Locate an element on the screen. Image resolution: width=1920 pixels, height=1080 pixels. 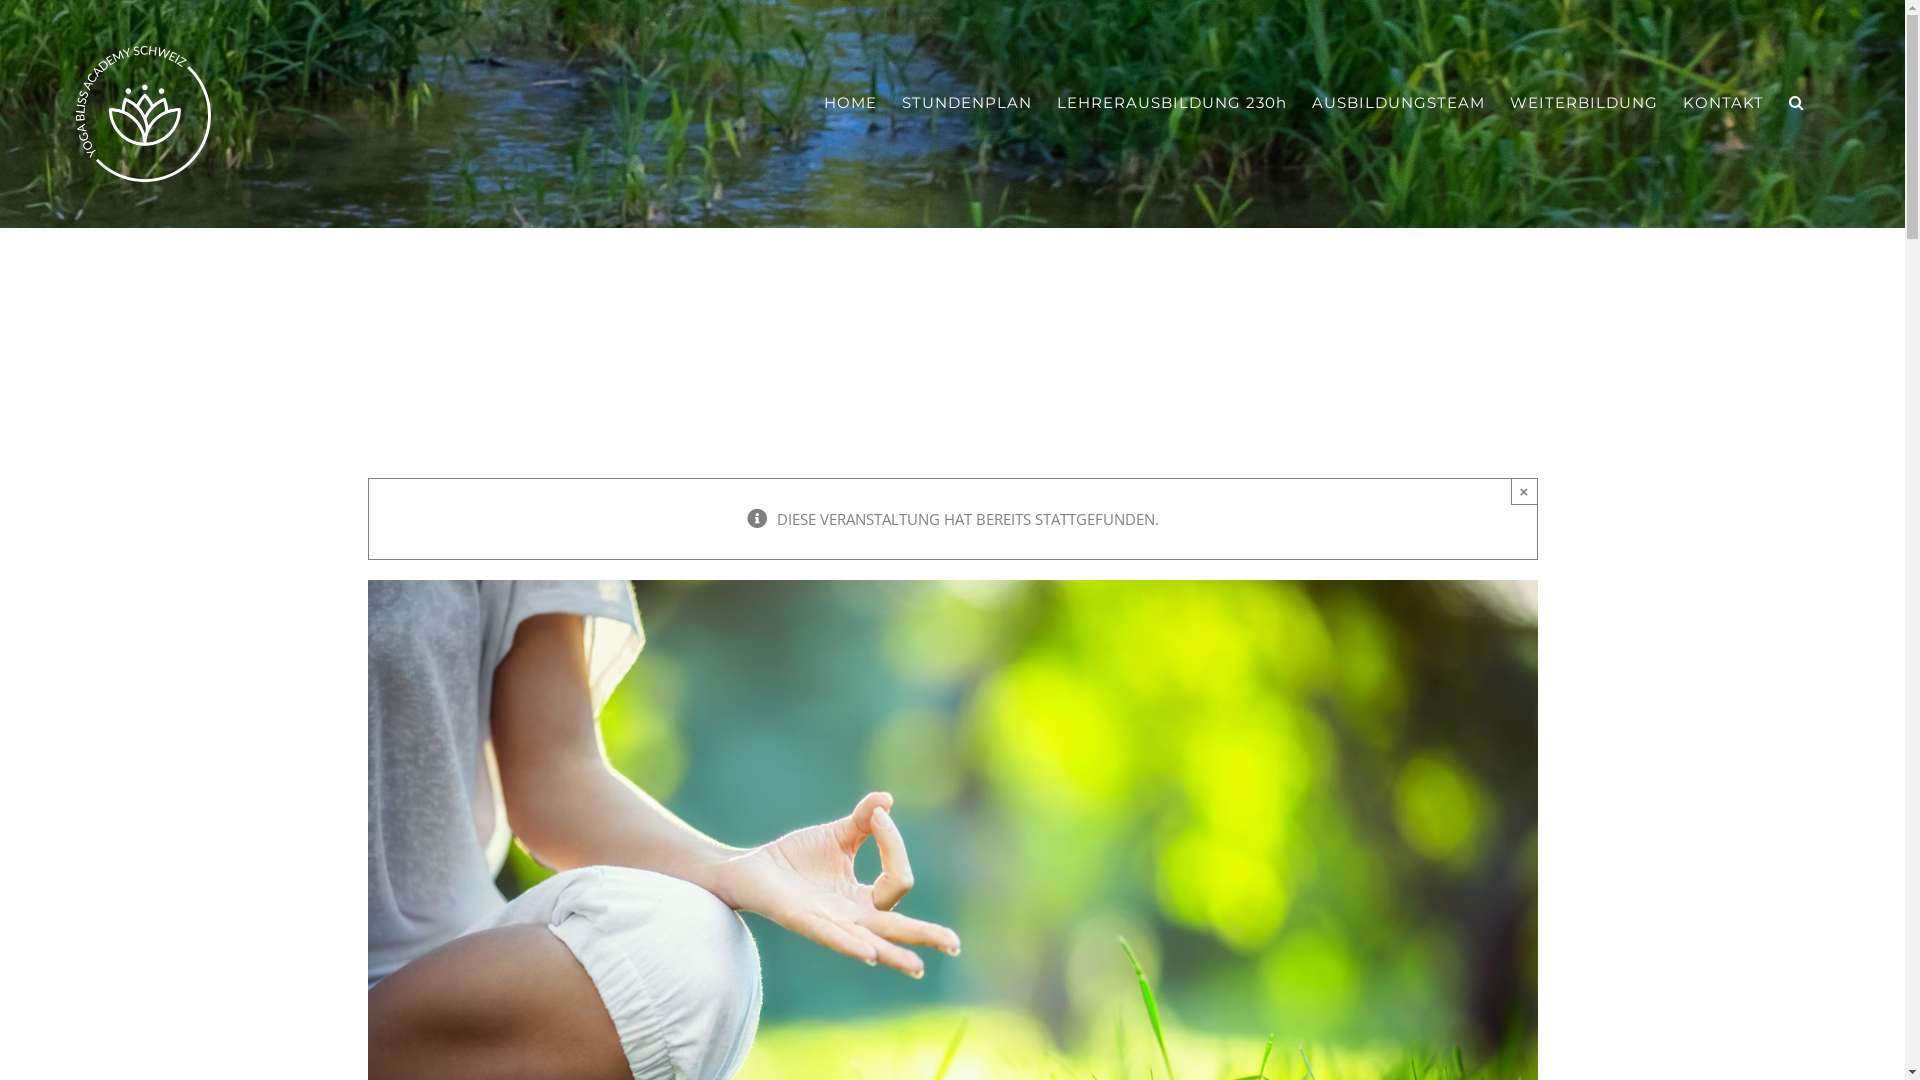
'WEITERBILDUNG' is located at coordinates (1583, 102).